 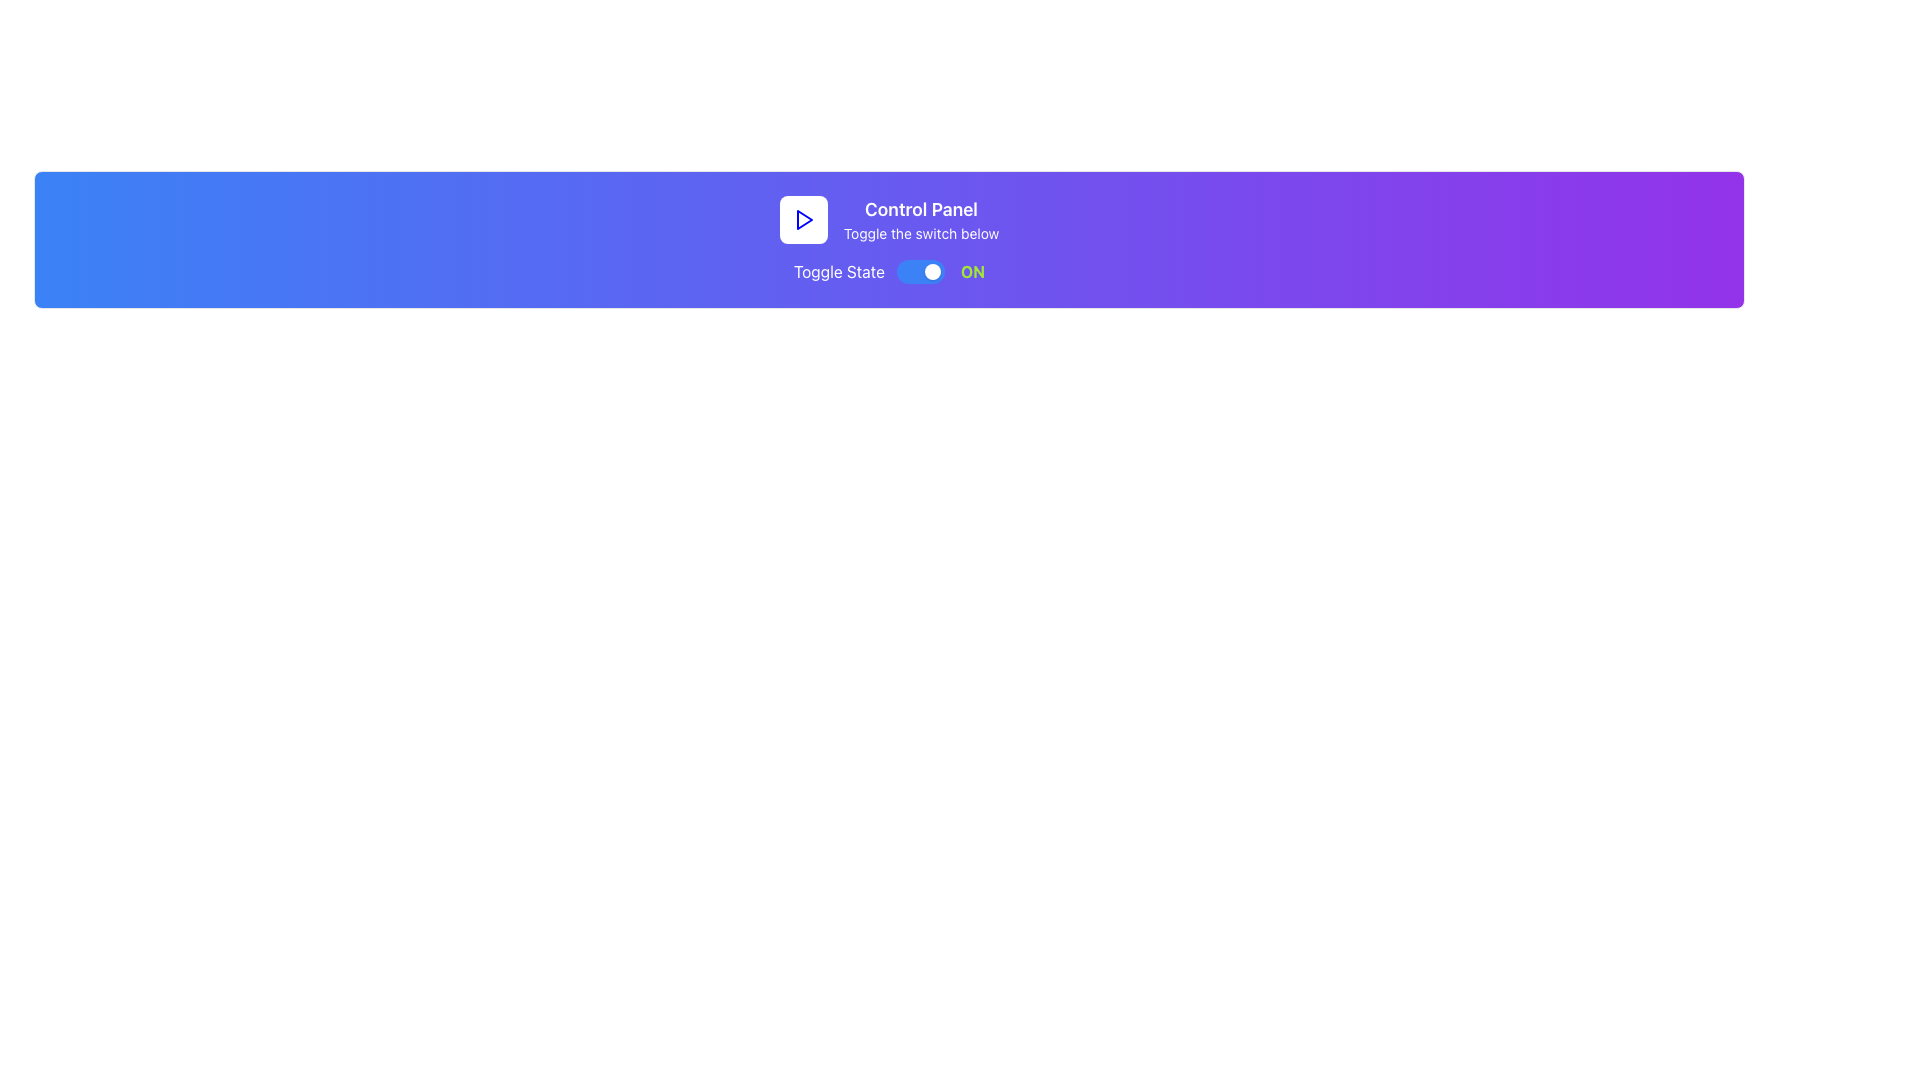 I want to click on instruction from the text label located centrally below the 'Control Panel' title in the interface's gradient background area, so click(x=920, y=233).